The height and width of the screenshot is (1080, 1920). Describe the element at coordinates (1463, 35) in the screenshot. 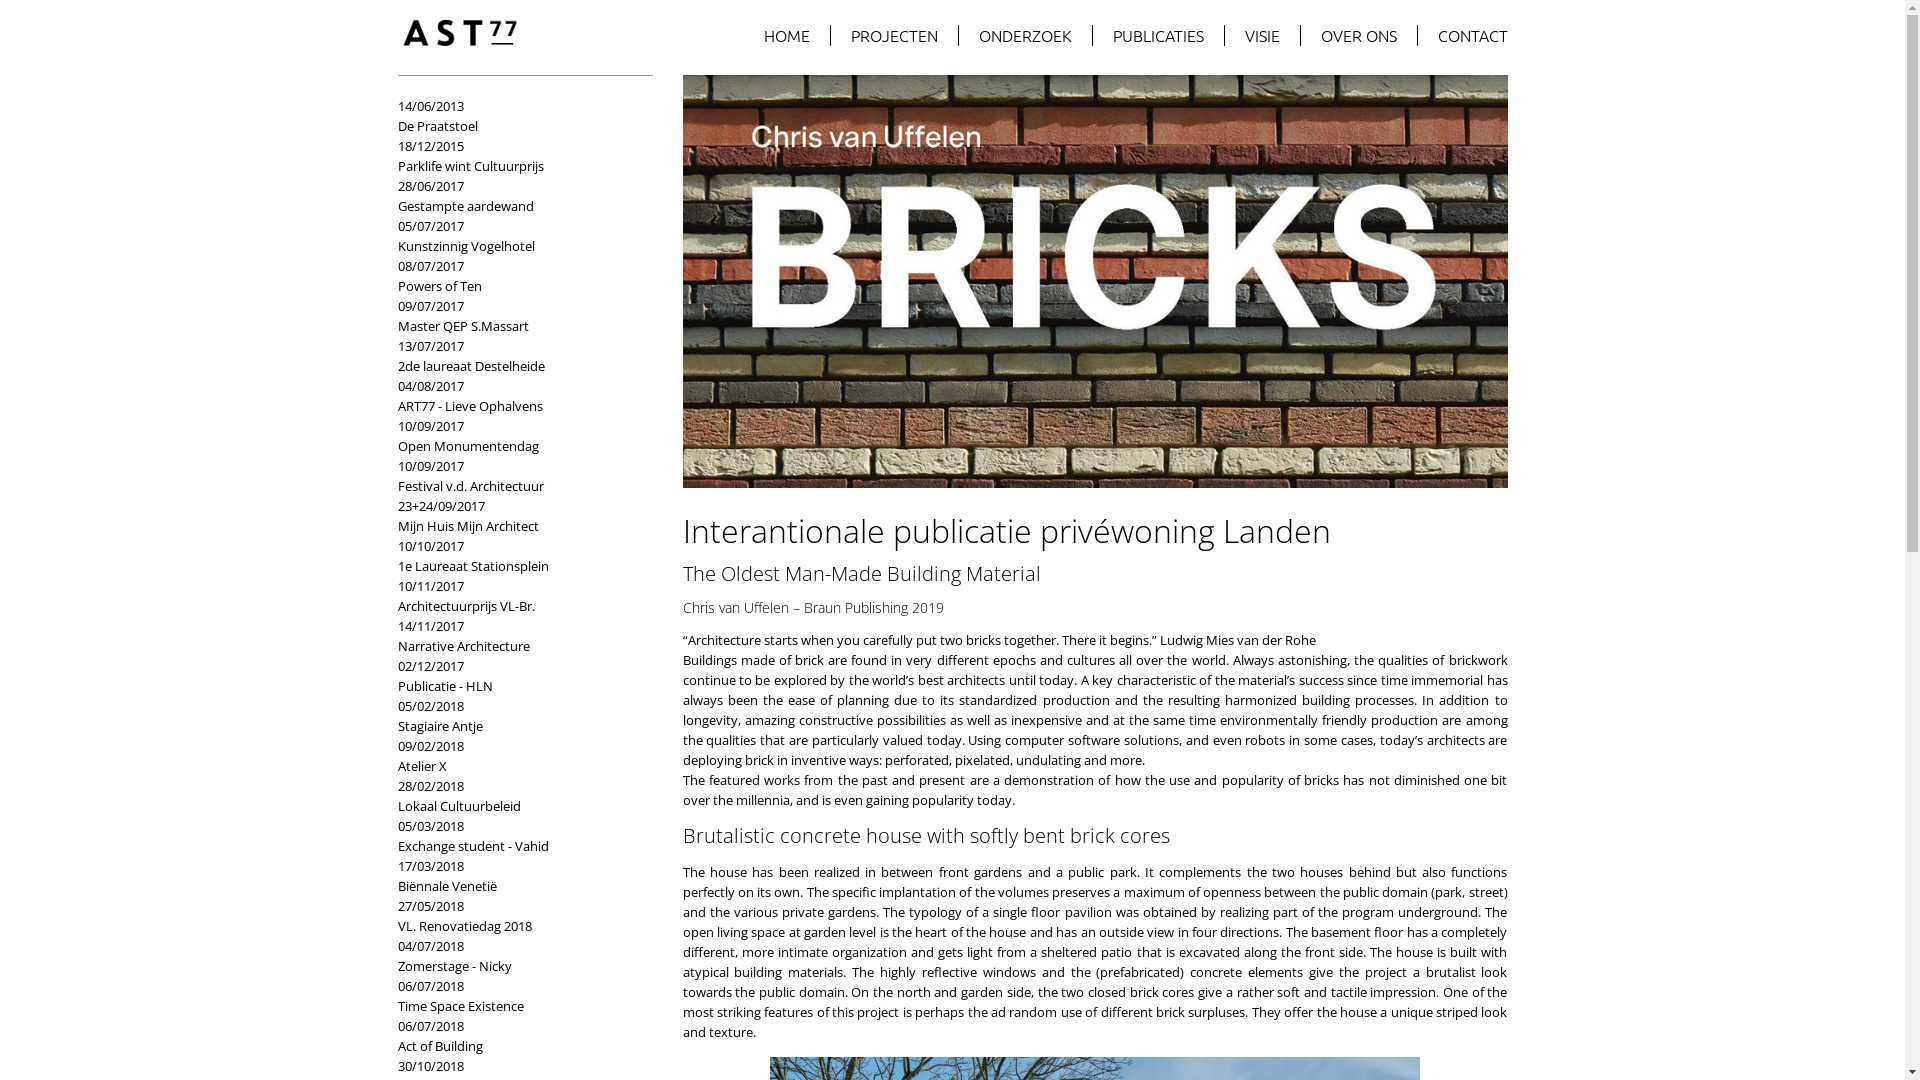

I see `'CONTACT'` at that location.